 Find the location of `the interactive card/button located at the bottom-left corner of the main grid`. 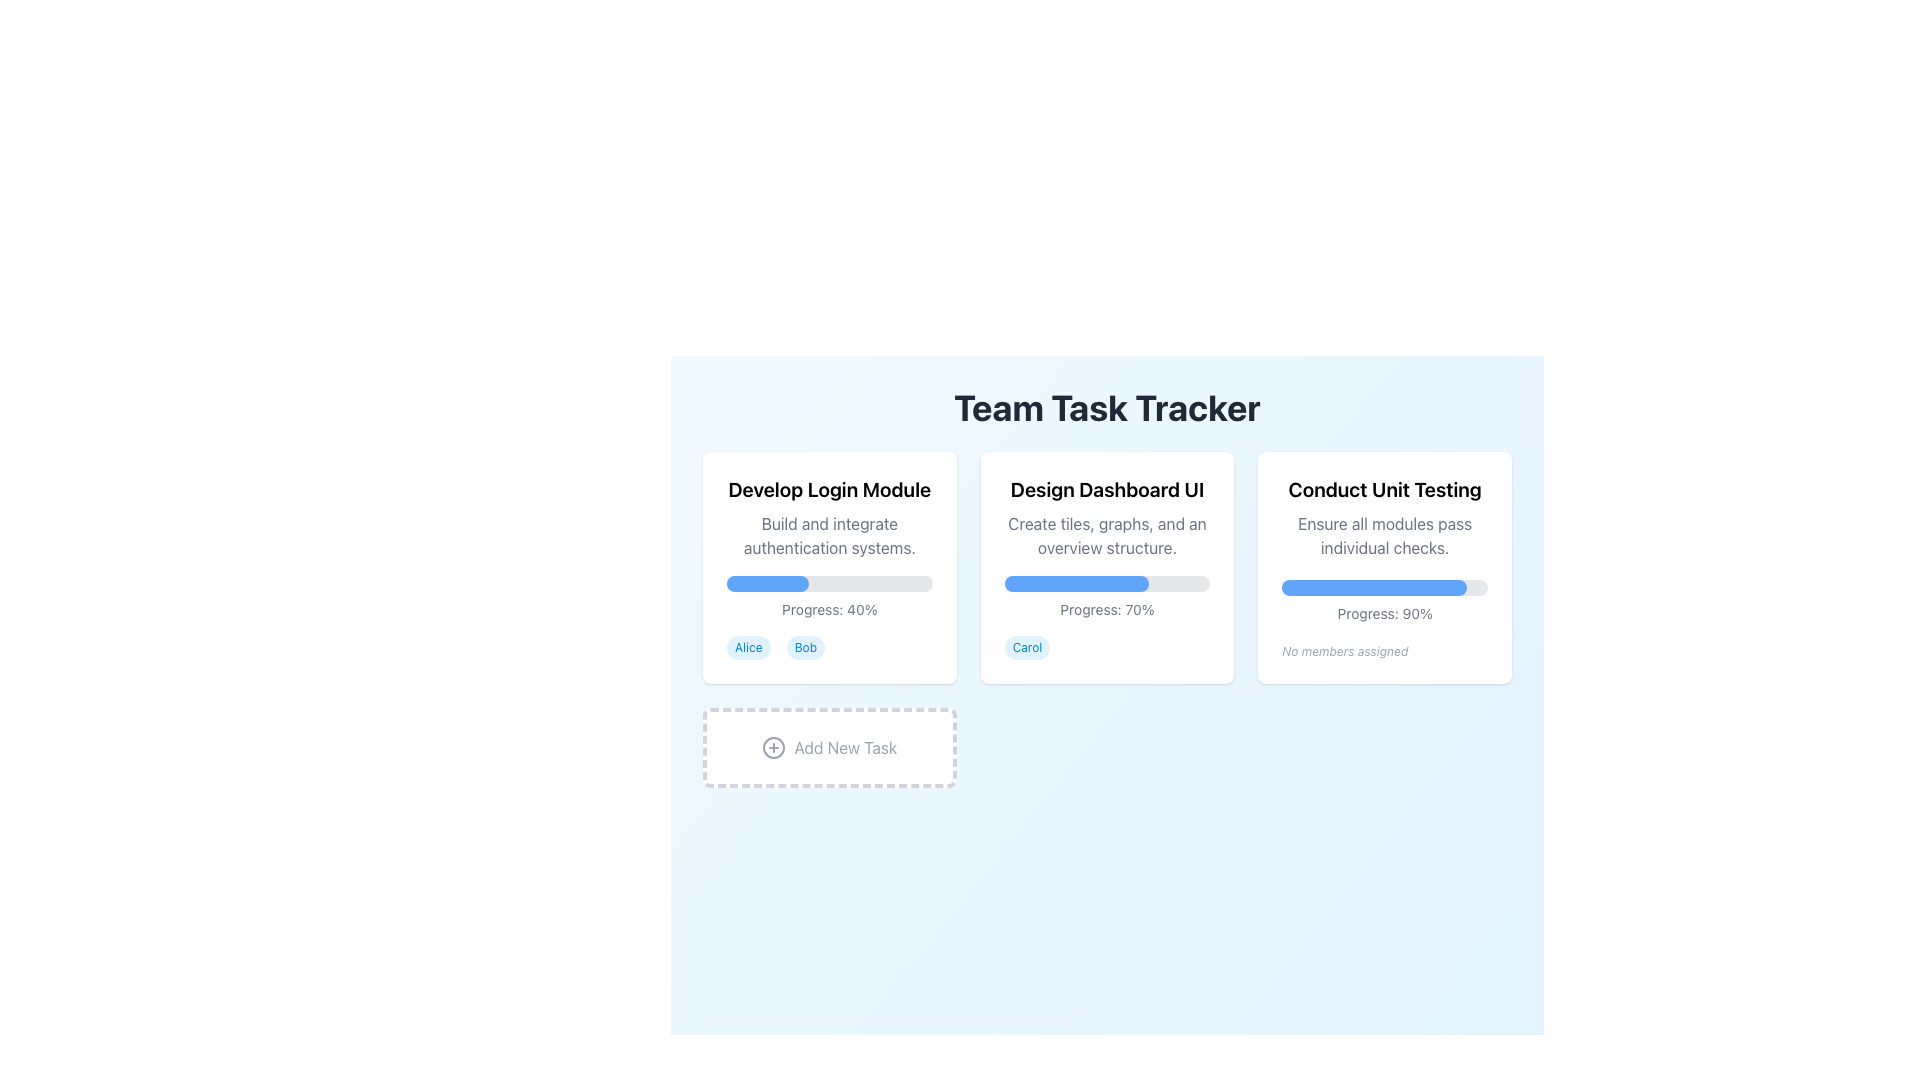

the interactive card/button located at the bottom-left corner of the main grid is located at coordinates (829, 748).